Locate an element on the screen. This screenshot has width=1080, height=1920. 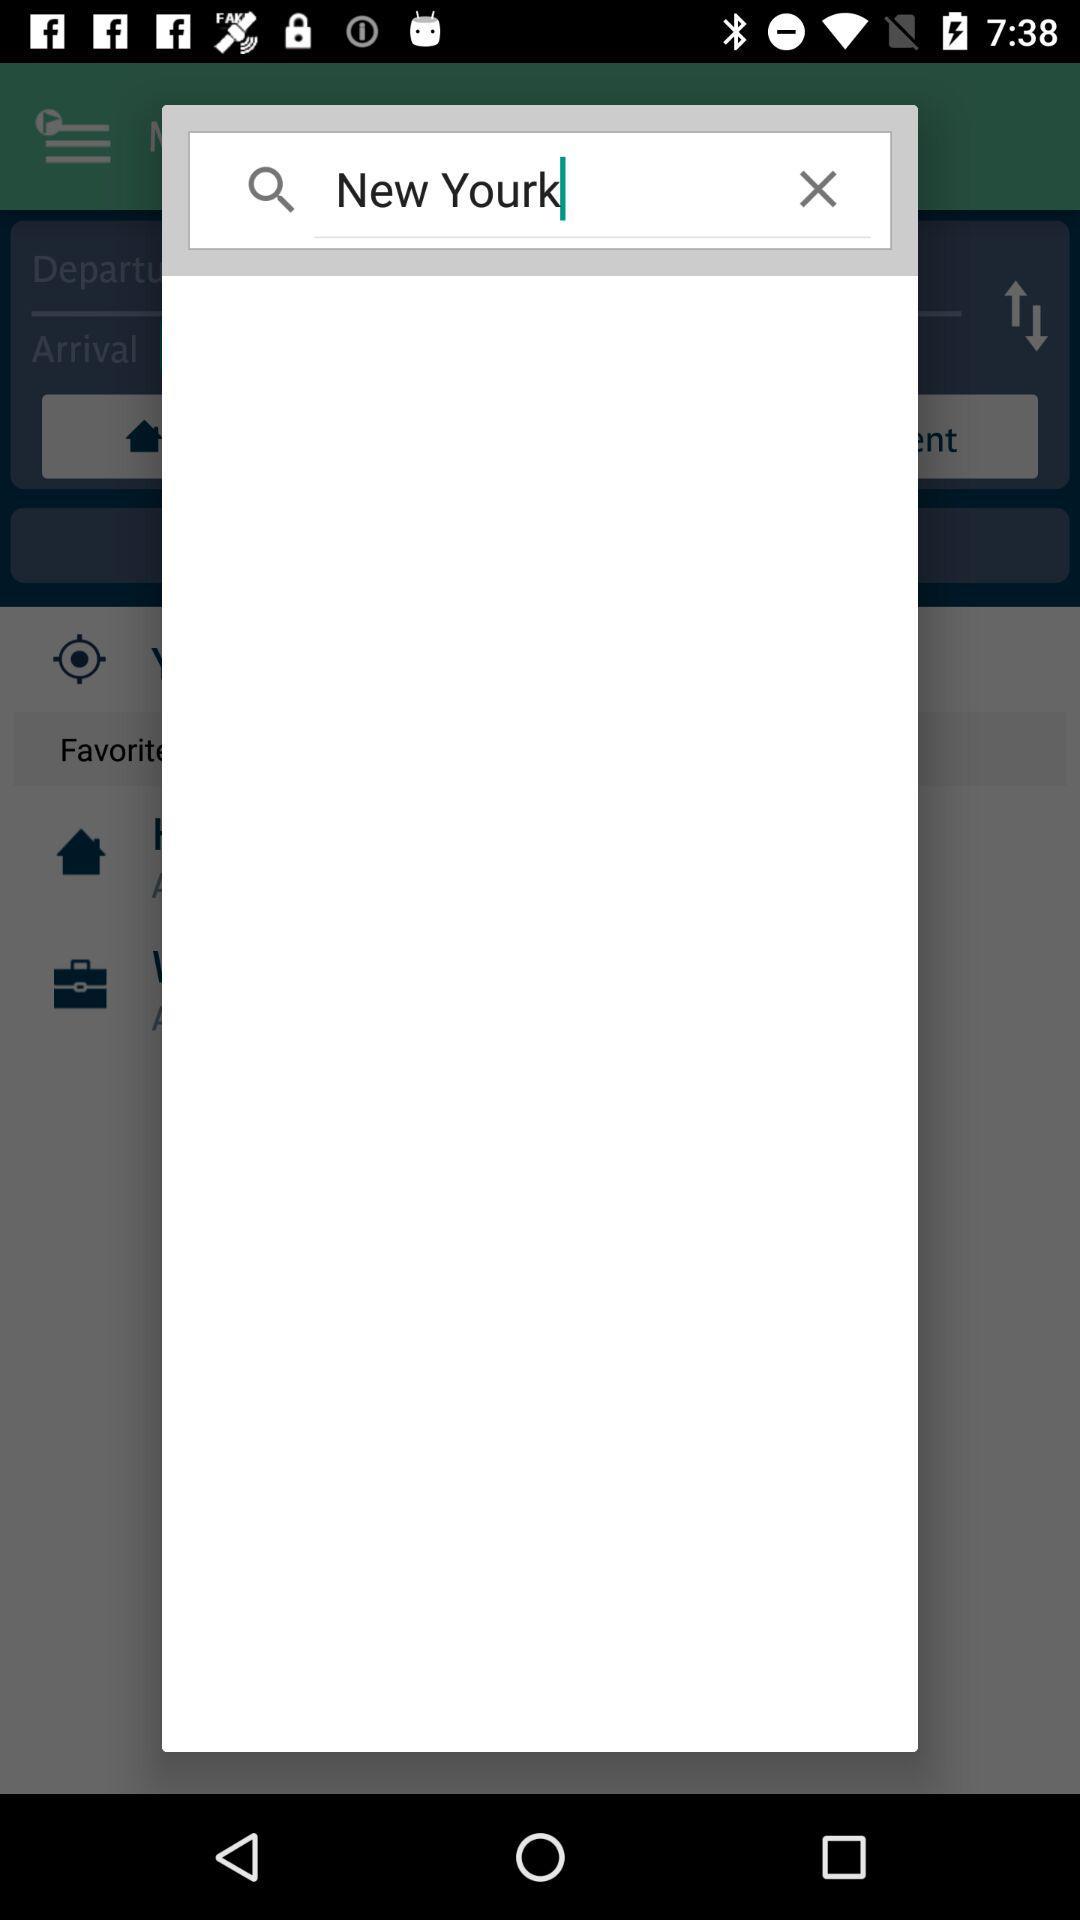
item below new yourk icon is located at coordinates (540, 1013).